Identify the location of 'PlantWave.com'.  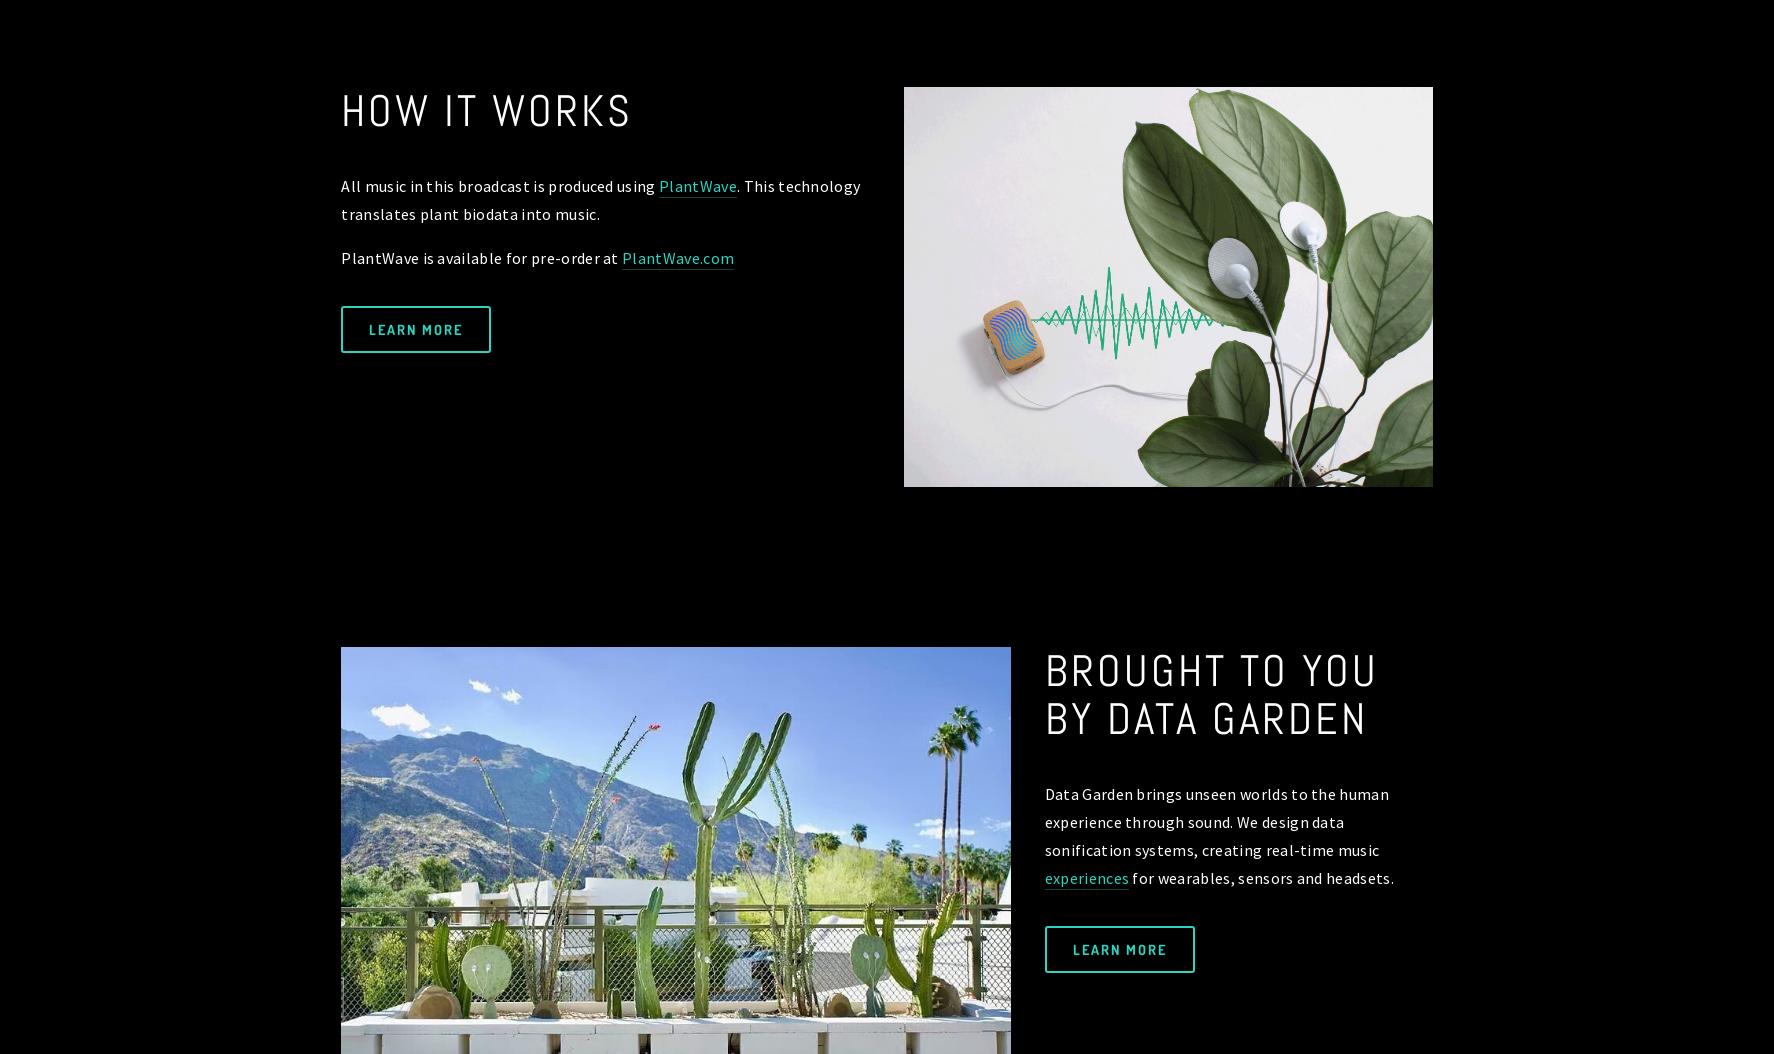
(620, 256).